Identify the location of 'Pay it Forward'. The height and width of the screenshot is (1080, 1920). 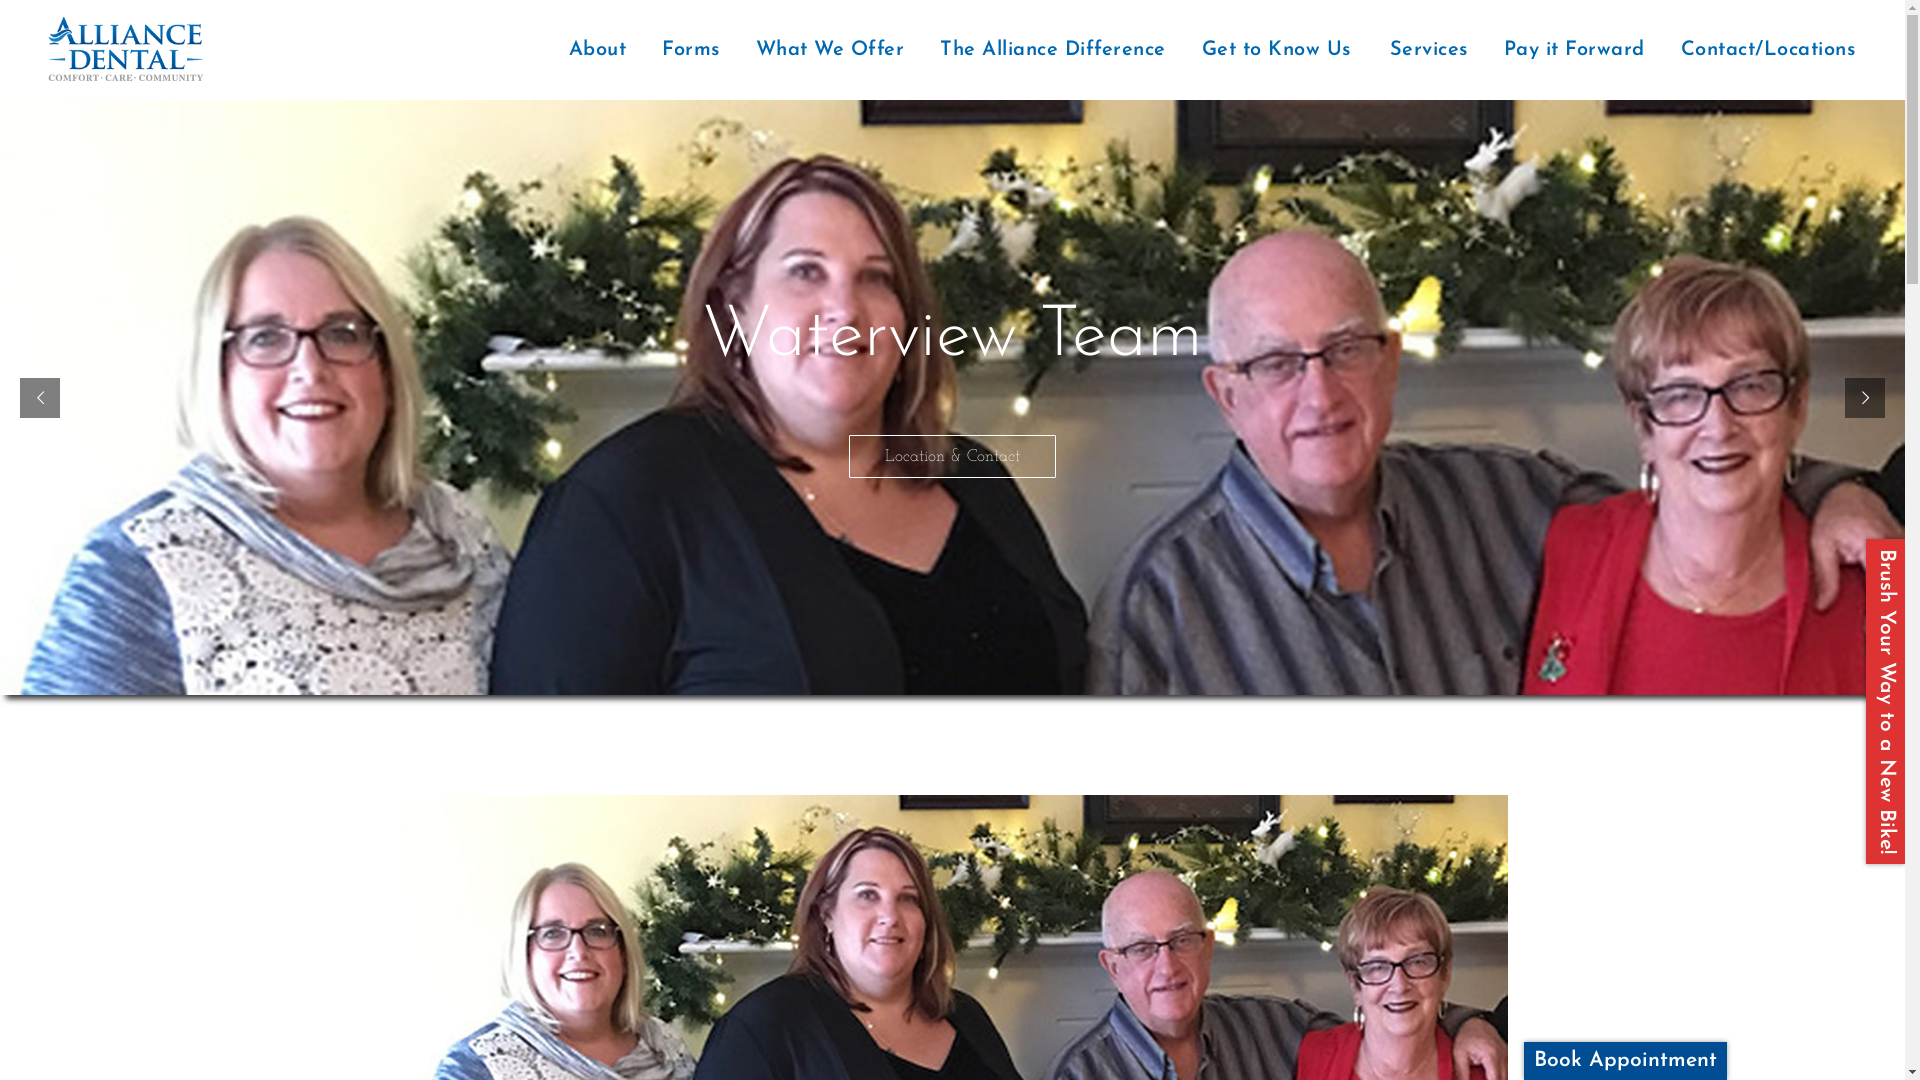
(1572, 49).